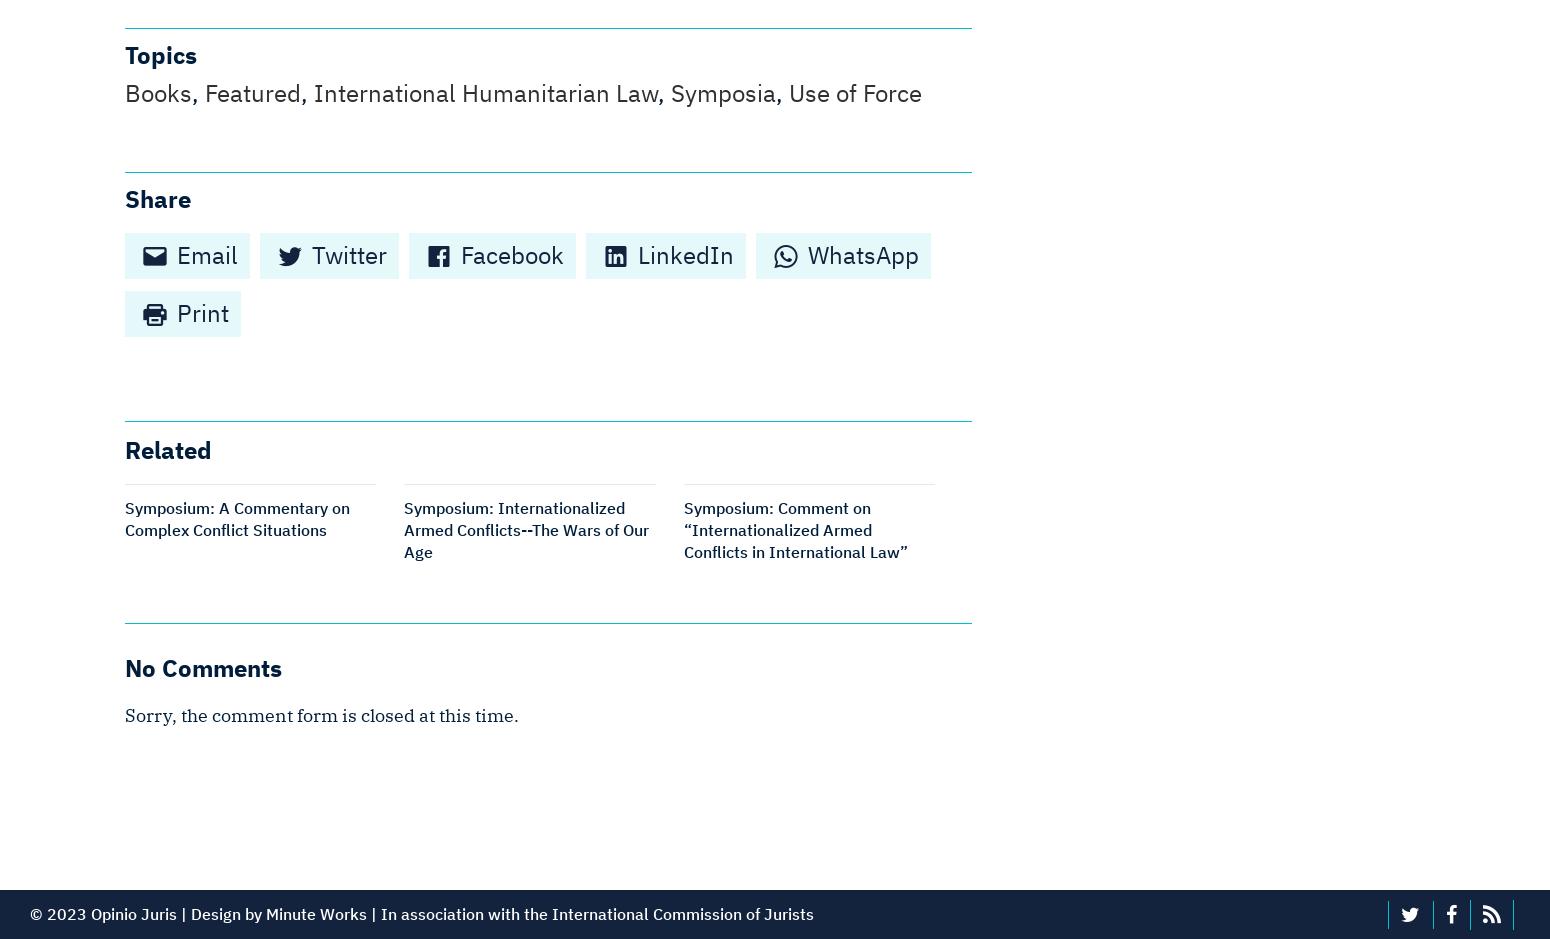 The image size is (1550, 939). I want to click on 'International Humanitarian Law', so click(484, 92).